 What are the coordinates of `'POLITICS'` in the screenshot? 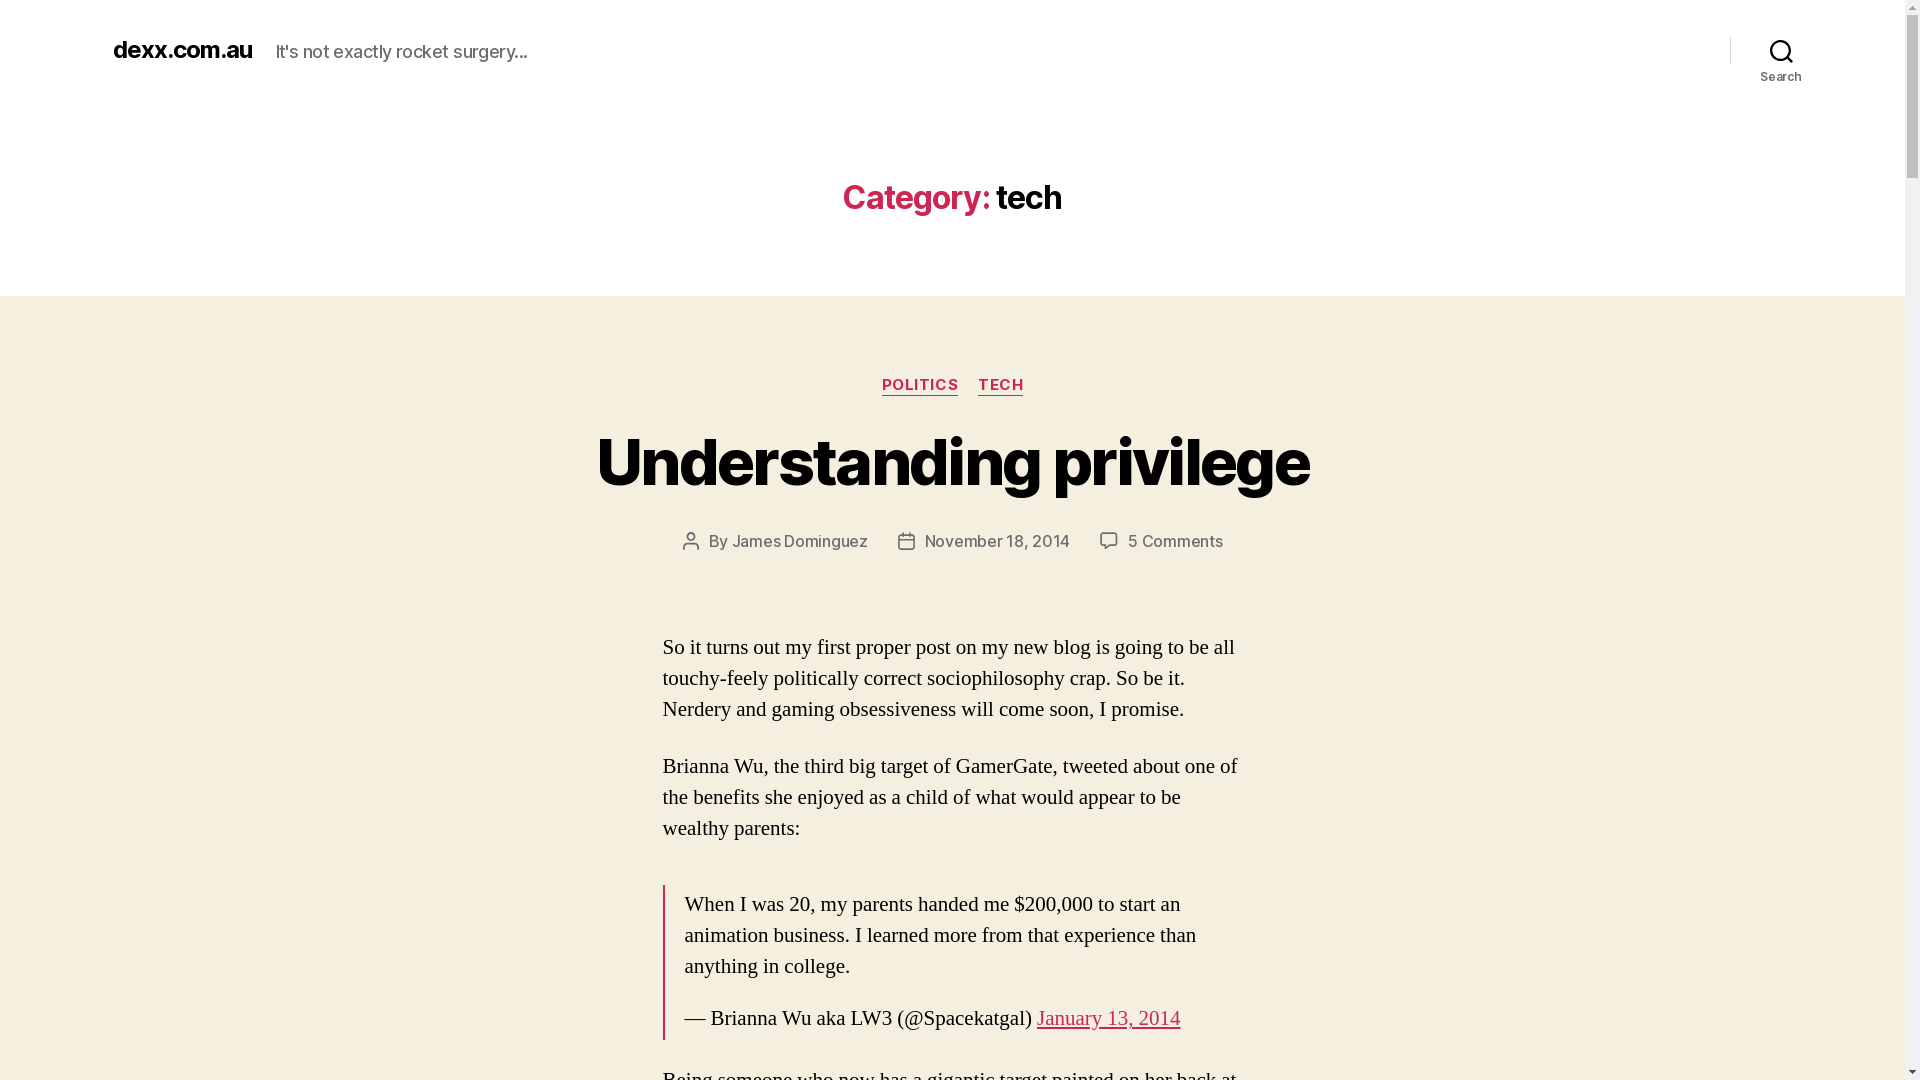 It's located at (919, 385).